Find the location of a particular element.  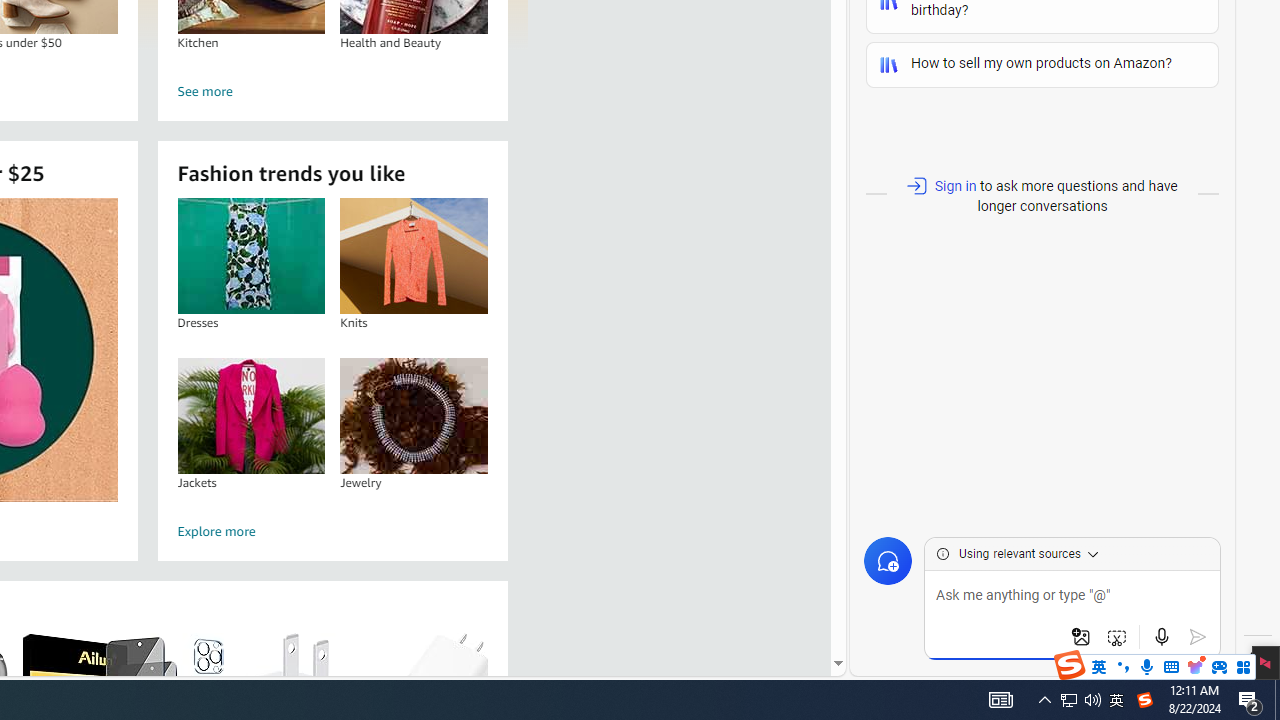

'Jackets' is located at coordinates (249, 414).